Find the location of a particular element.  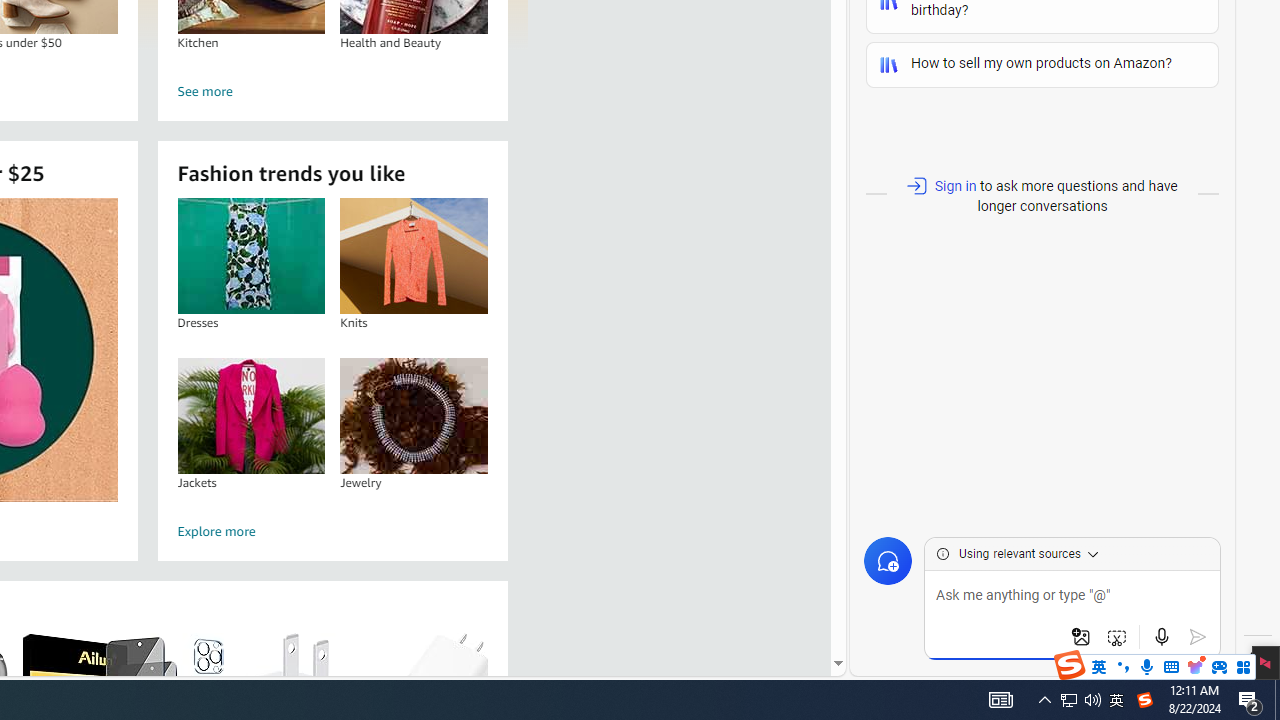

'Jackets' is located at coordinates (249, 414).